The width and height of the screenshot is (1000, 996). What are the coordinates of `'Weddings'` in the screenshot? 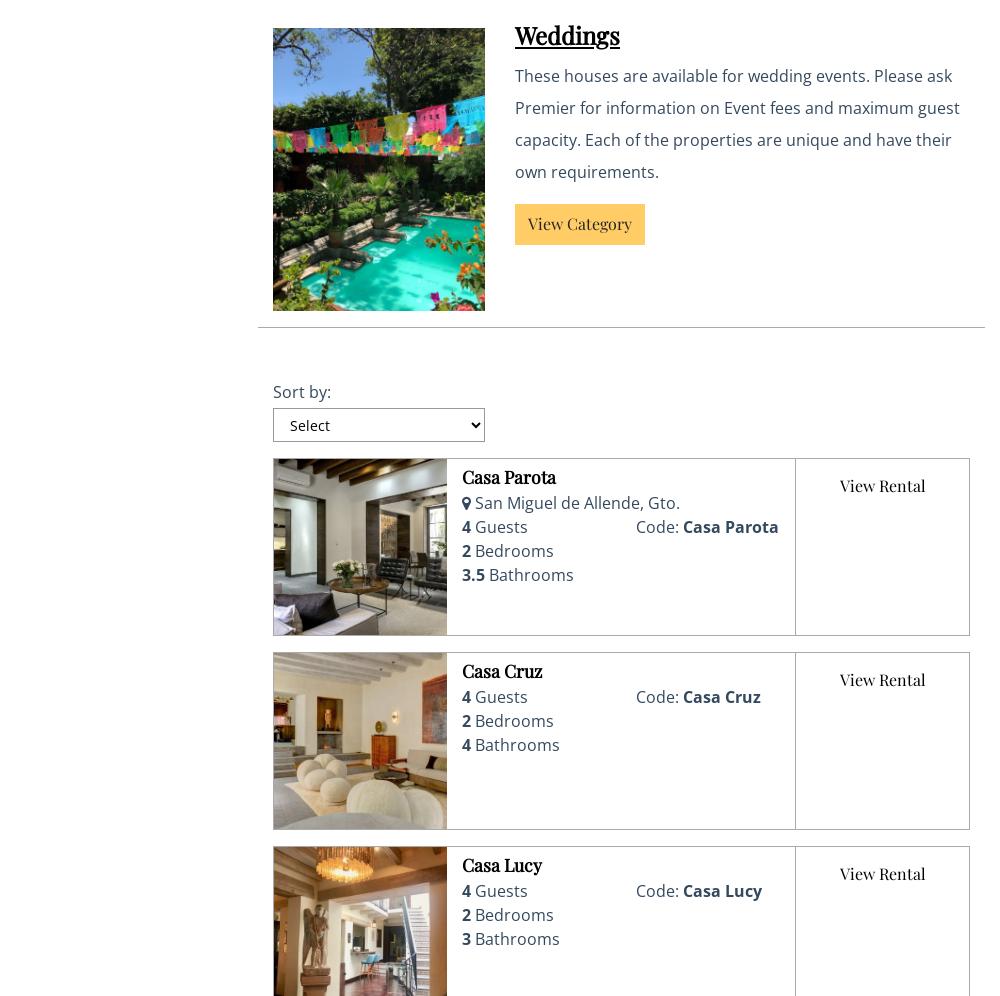 It's located at (515, 34).